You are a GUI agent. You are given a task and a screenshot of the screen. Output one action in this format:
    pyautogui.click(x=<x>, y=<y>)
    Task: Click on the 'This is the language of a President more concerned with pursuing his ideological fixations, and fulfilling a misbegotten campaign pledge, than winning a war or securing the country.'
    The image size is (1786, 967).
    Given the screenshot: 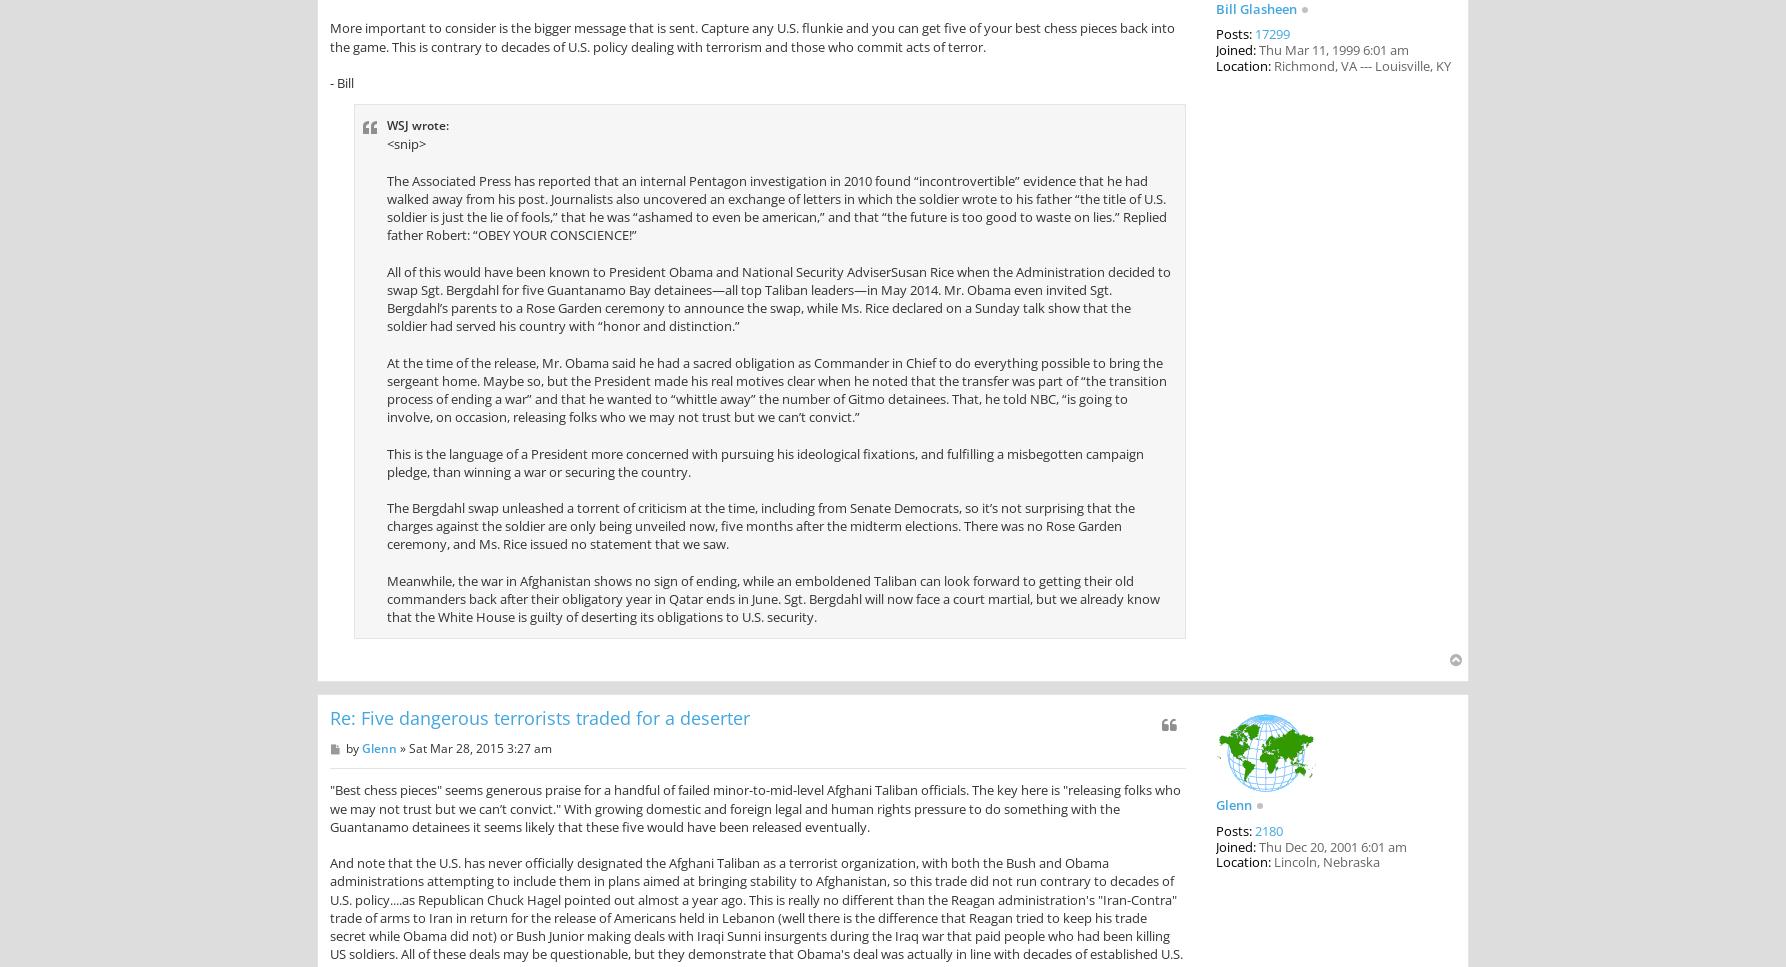 What is the action you would take?
    pyautogui.click(x=764, y=462)
    